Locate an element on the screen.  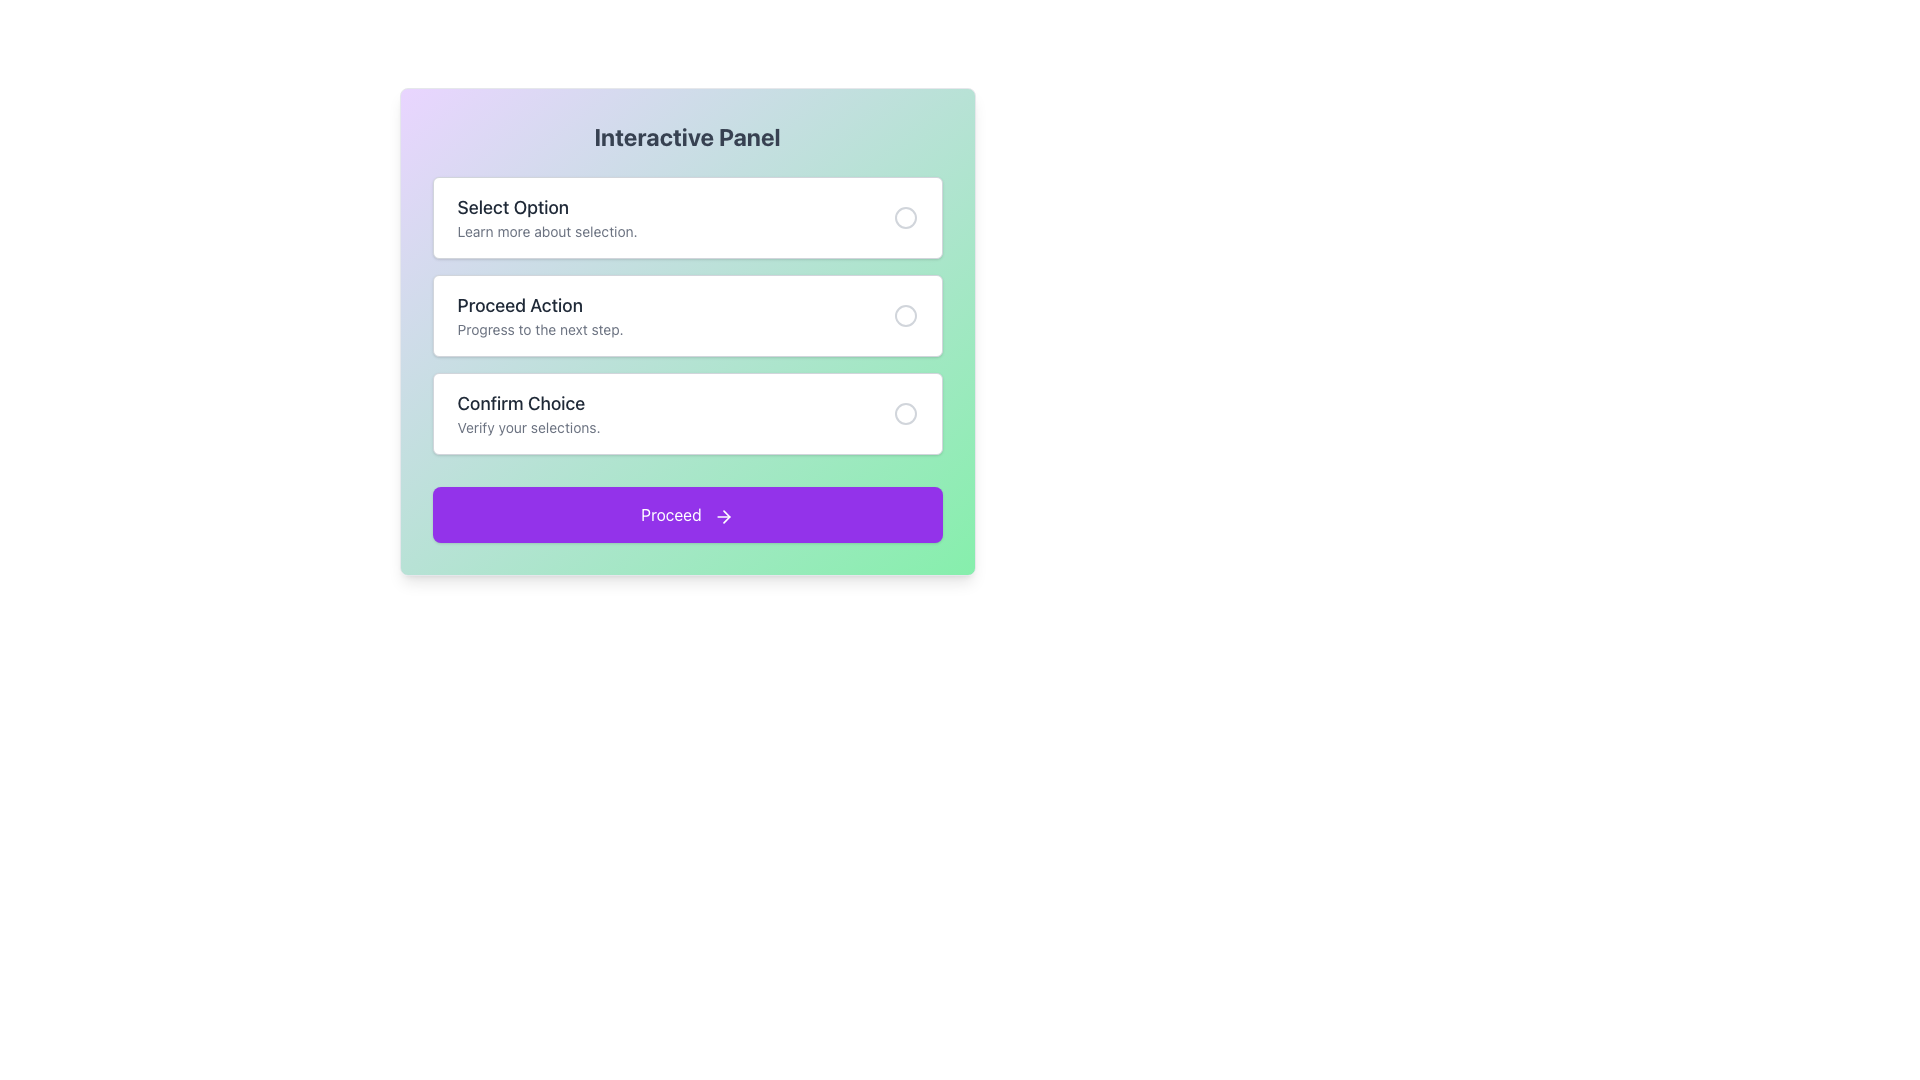
the text element that reads 'Verify your selections.' which is styled in small gray font and positioned below the heading 'Confirm Choice' is located at coordinates (528, 427).